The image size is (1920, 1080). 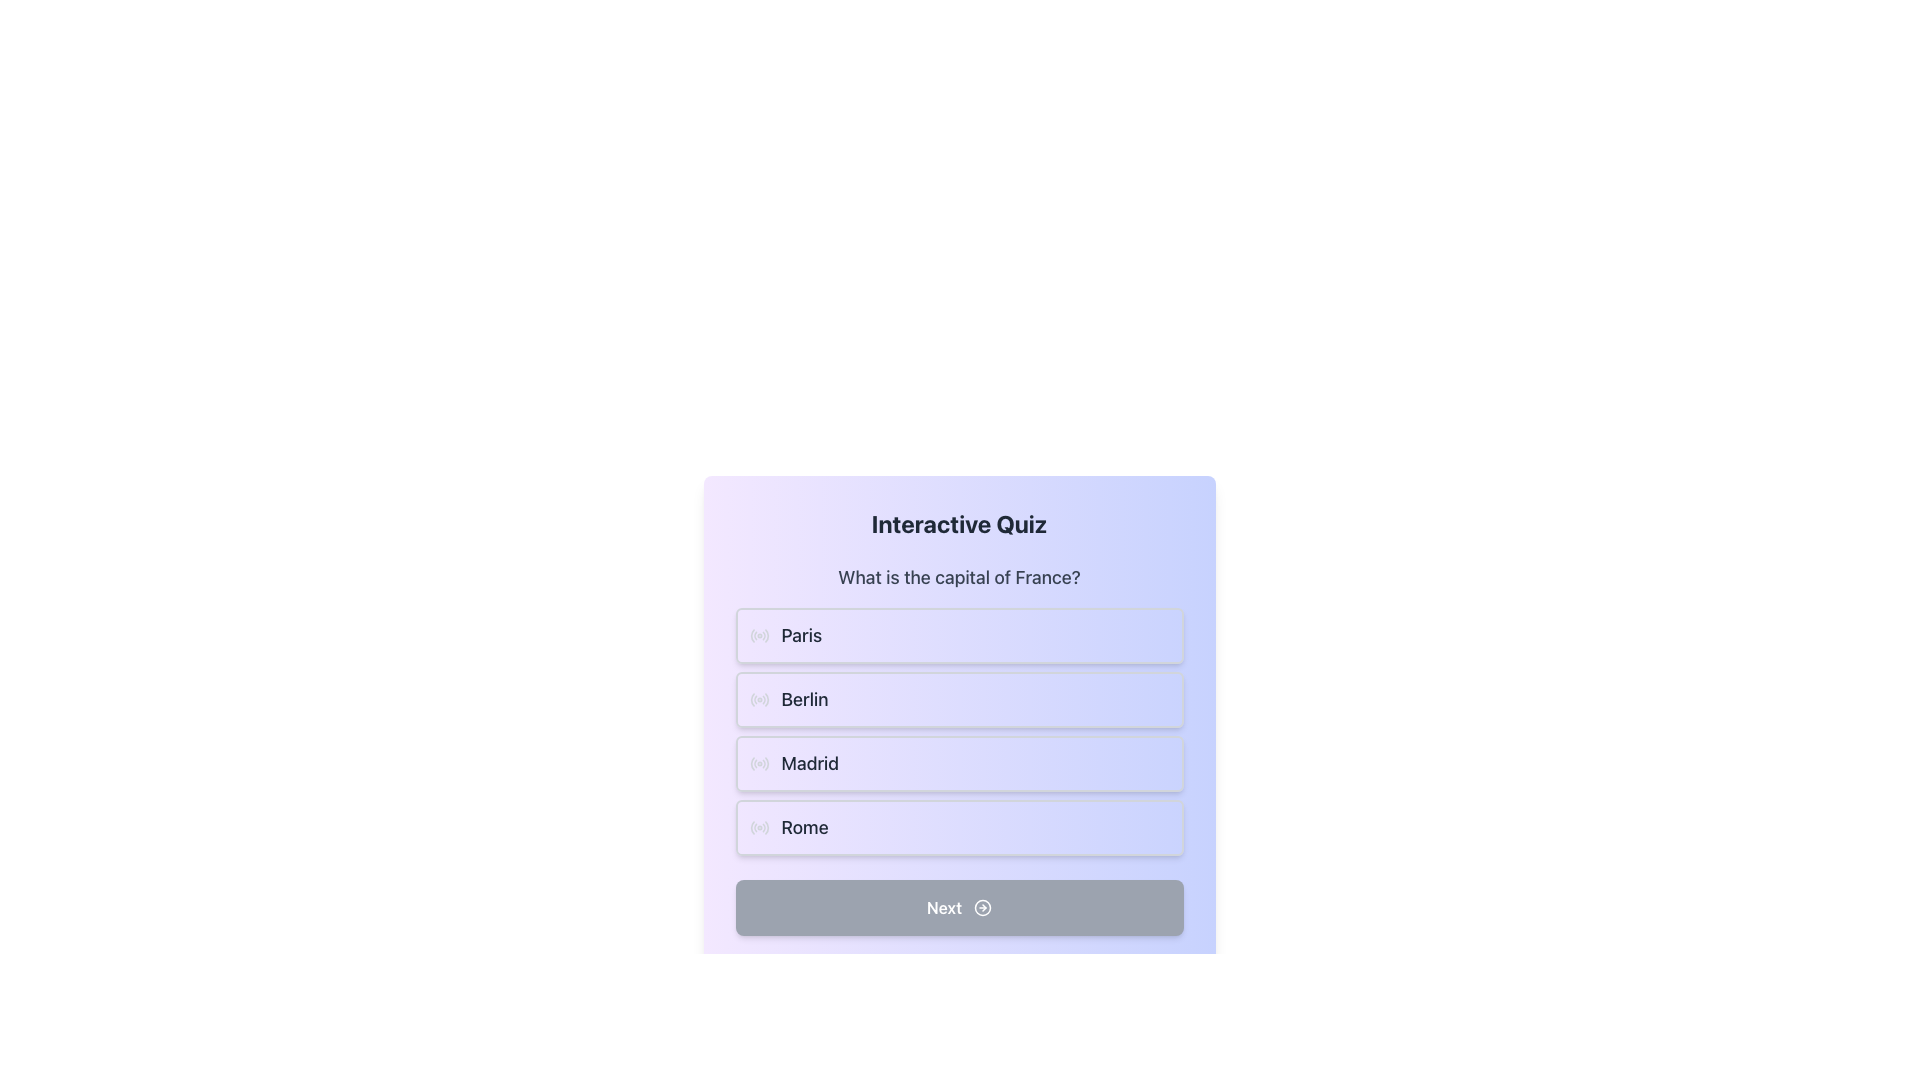 What do you see at coordinates (958, 828) in the screenshot?
I see `the radio button option labeled 'Rome'` at bounding box center [958, 828].